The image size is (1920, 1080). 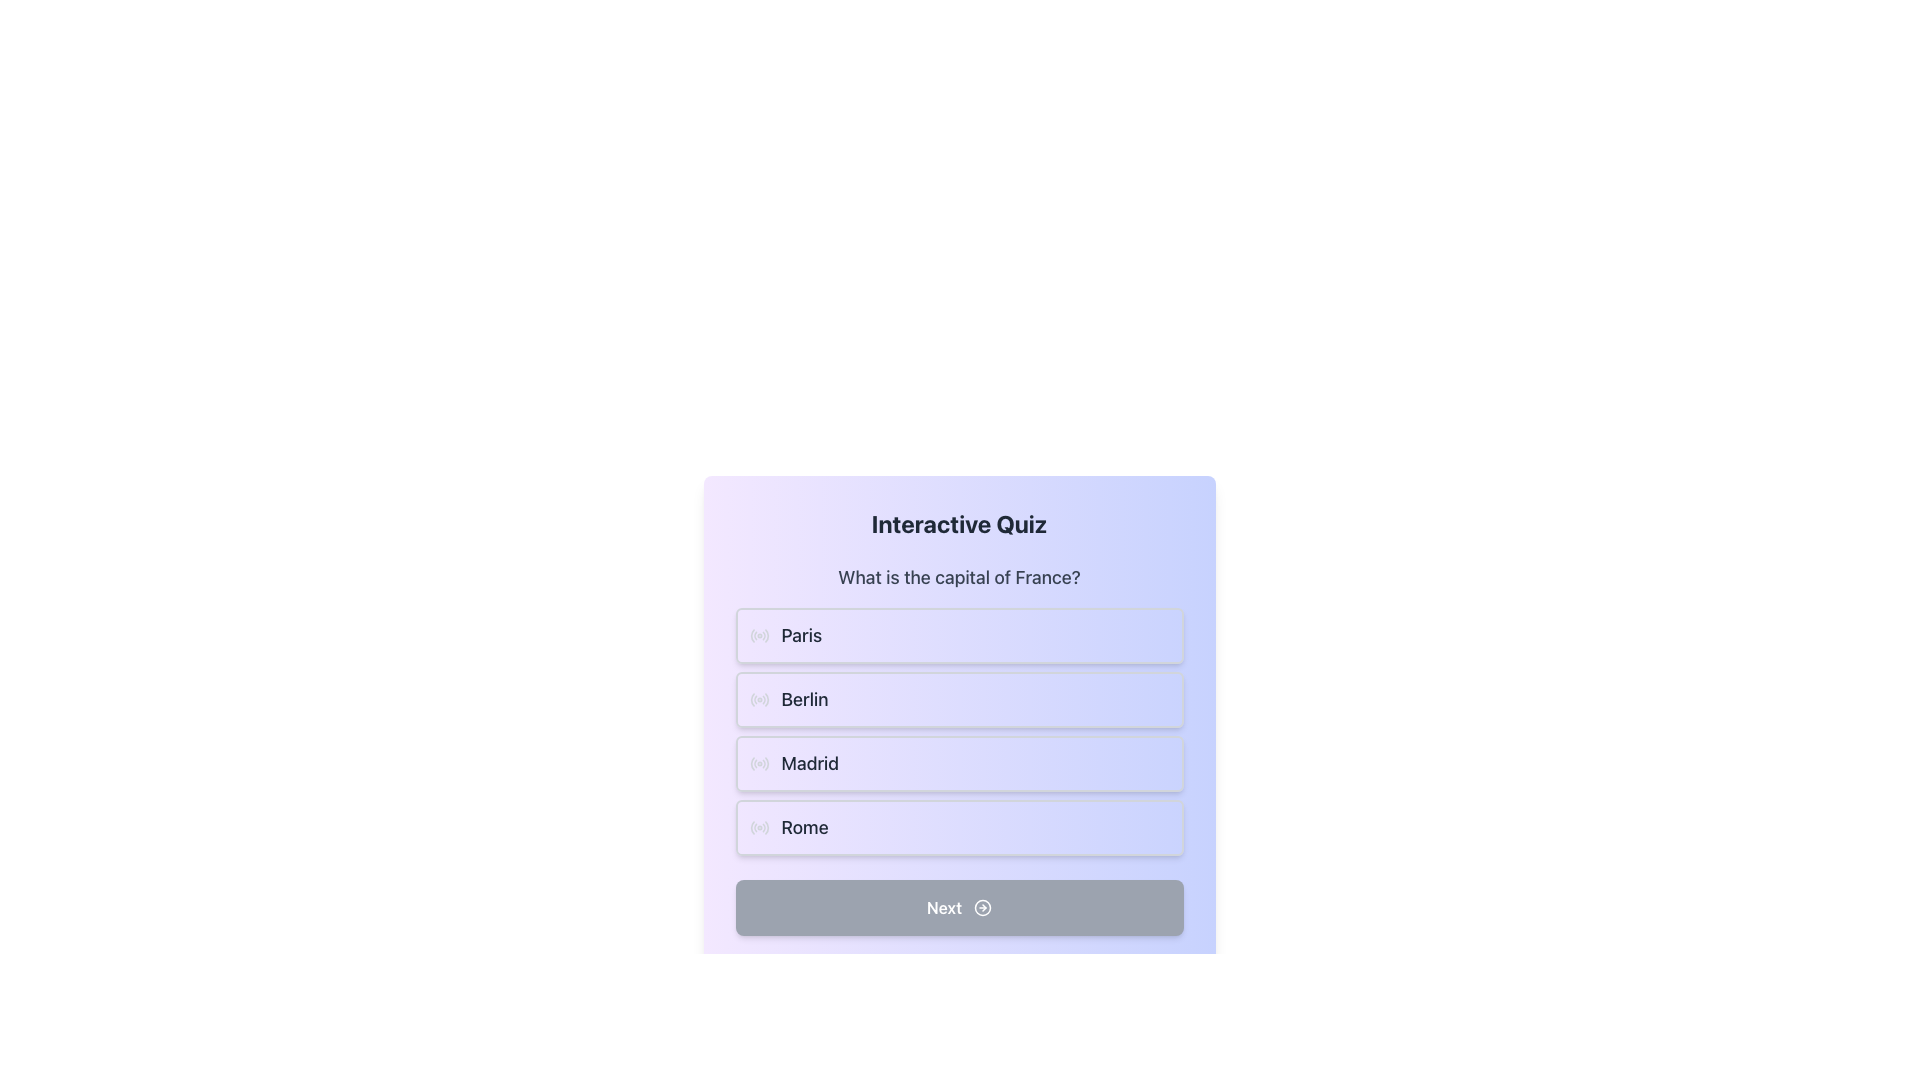 What do you see at coordinates (958, 828) in the screenshot?
I see `the radio button option labeled 'Rome'` at bounding box center [958, 828].